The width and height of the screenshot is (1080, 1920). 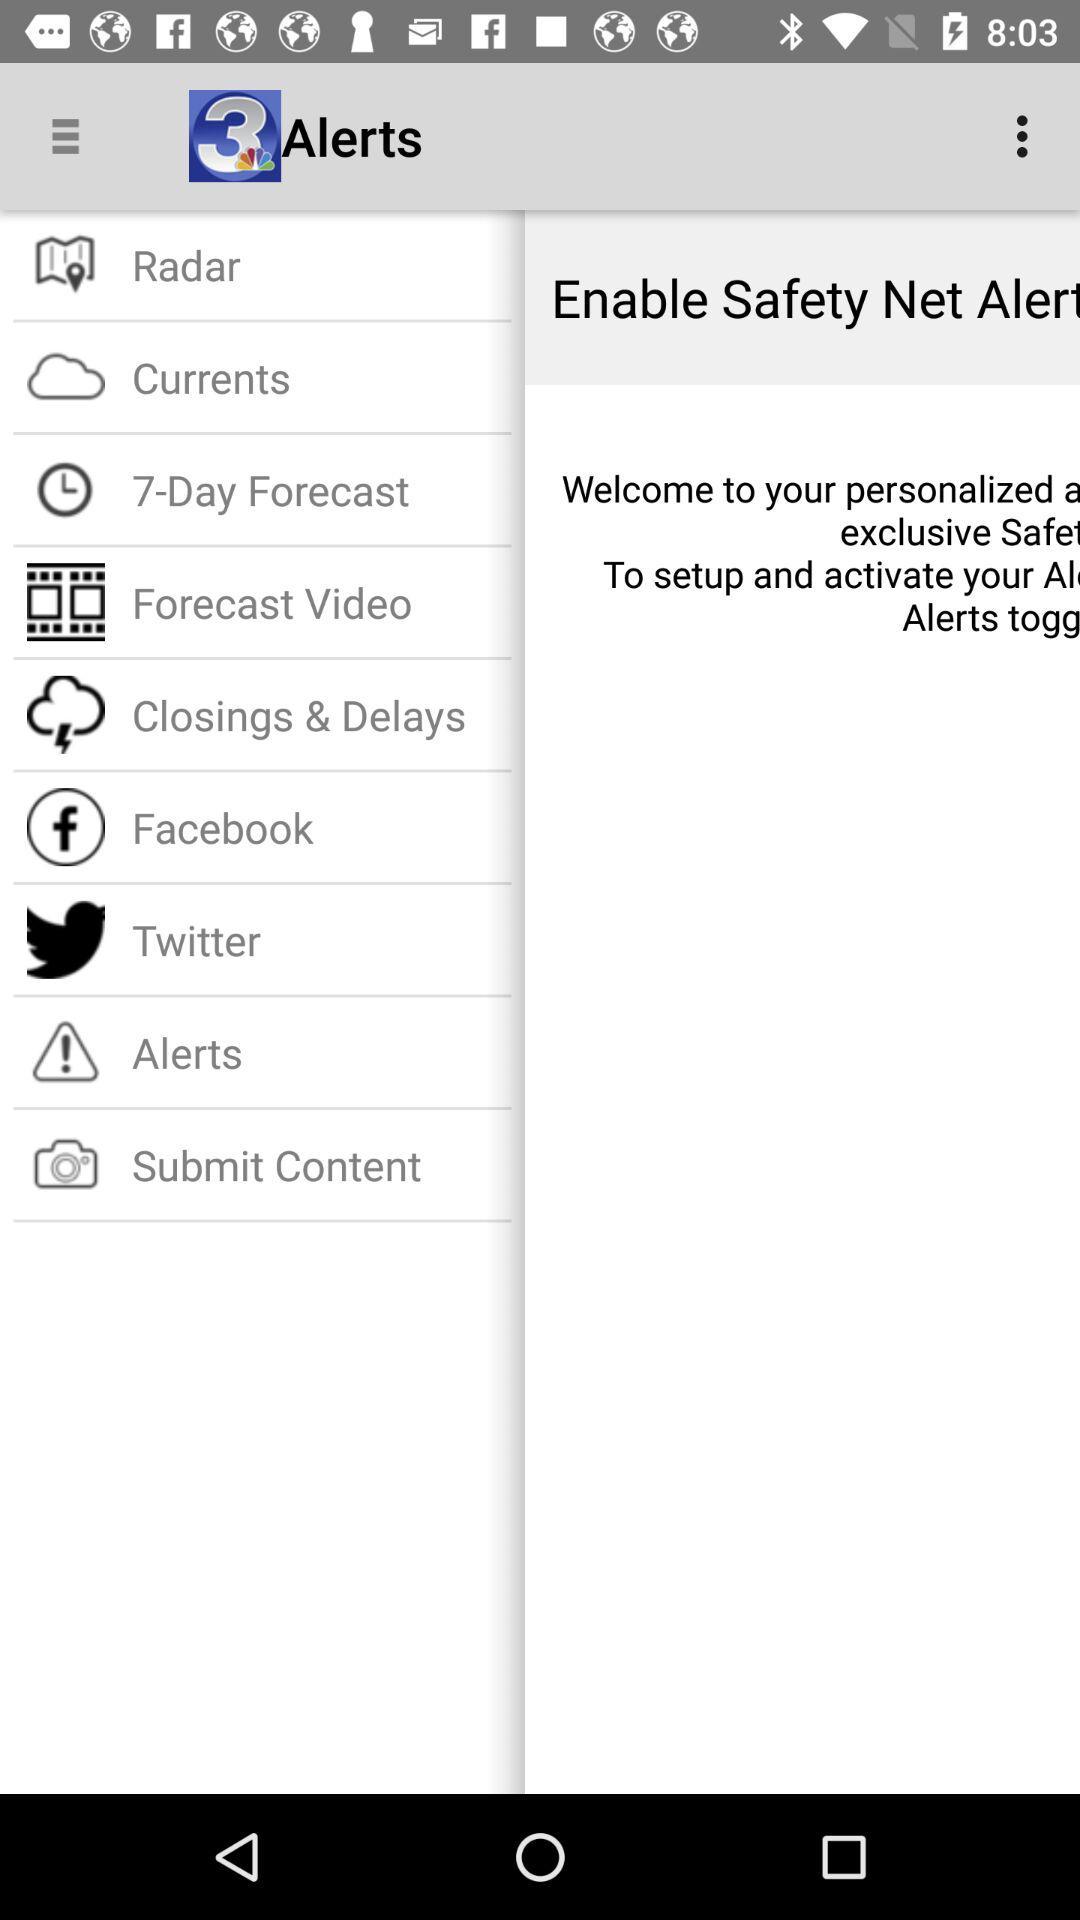 What do you see at coordinates (315, 263) in the screenshot?
I see `icon next to enable safety net` at bounding box center [315, 263].